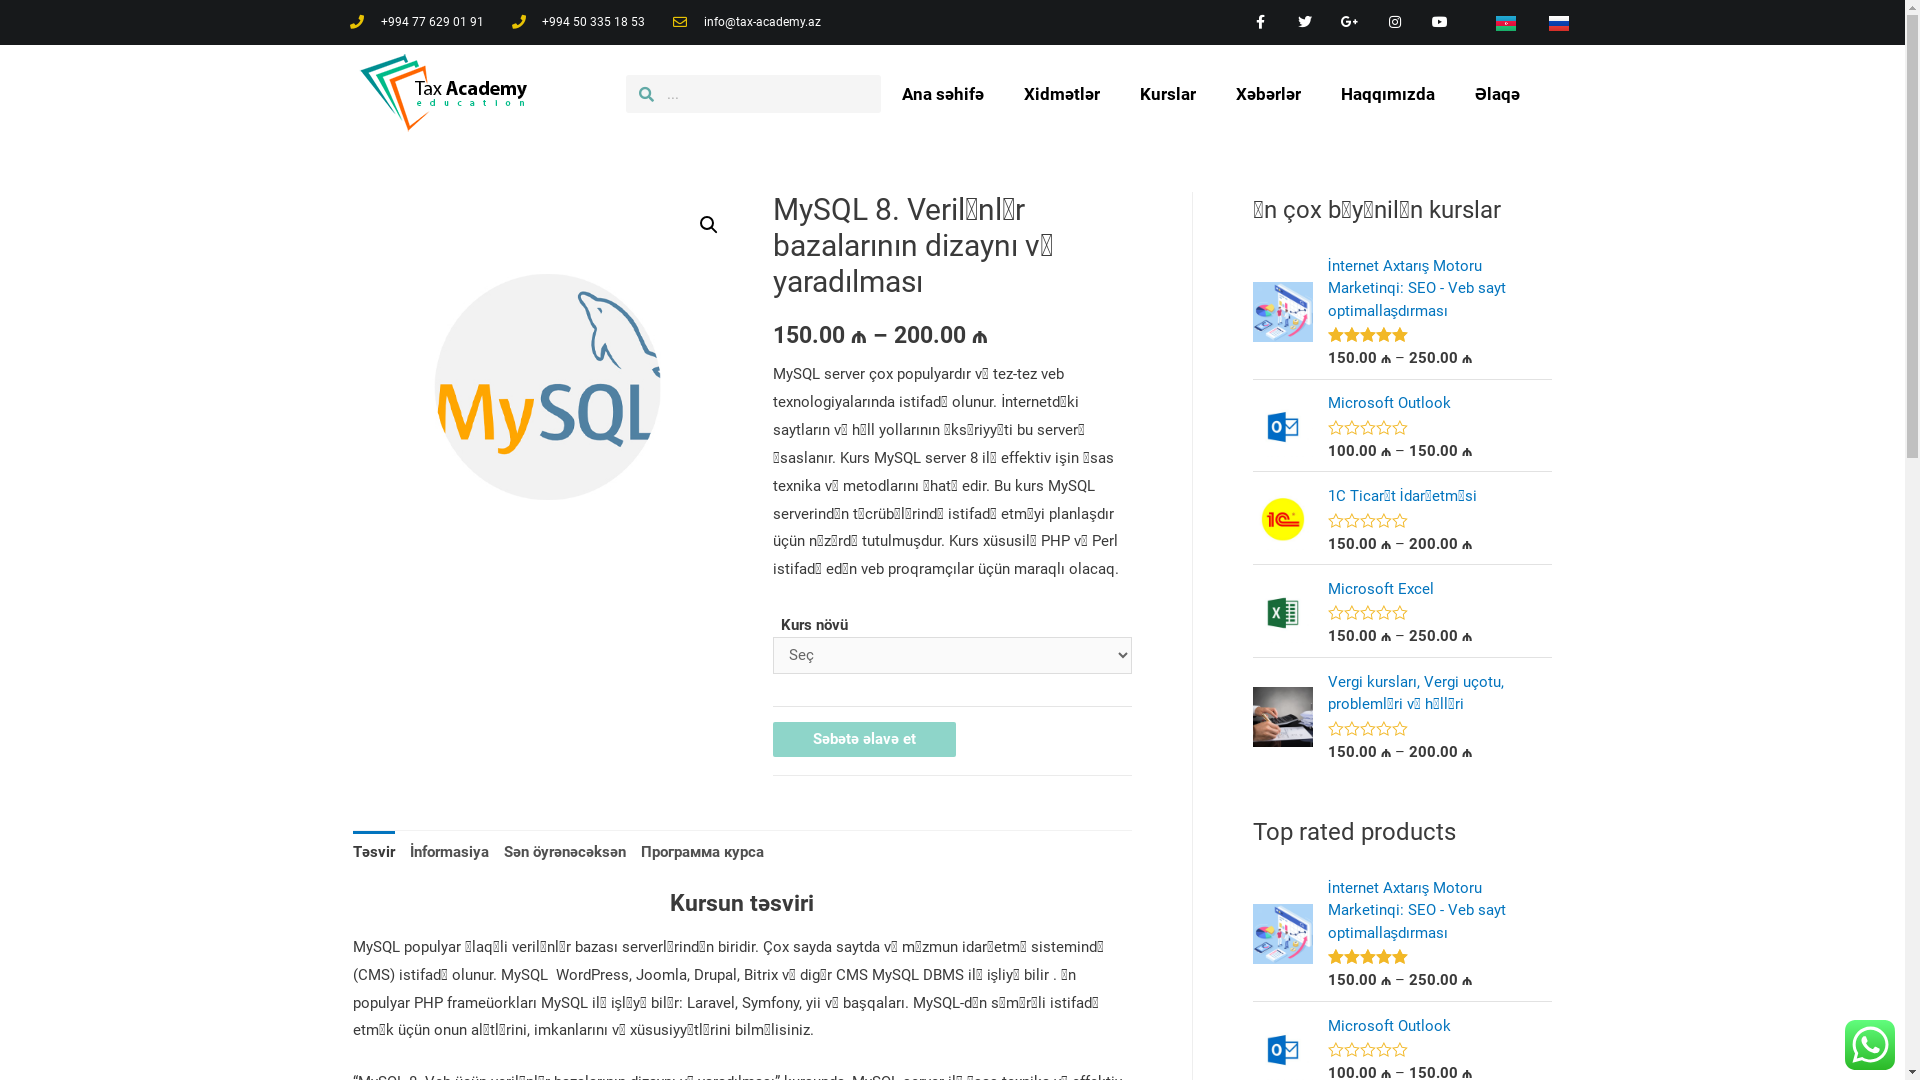  I want to click on 'Microsoft Excel', so click(1440, 588).